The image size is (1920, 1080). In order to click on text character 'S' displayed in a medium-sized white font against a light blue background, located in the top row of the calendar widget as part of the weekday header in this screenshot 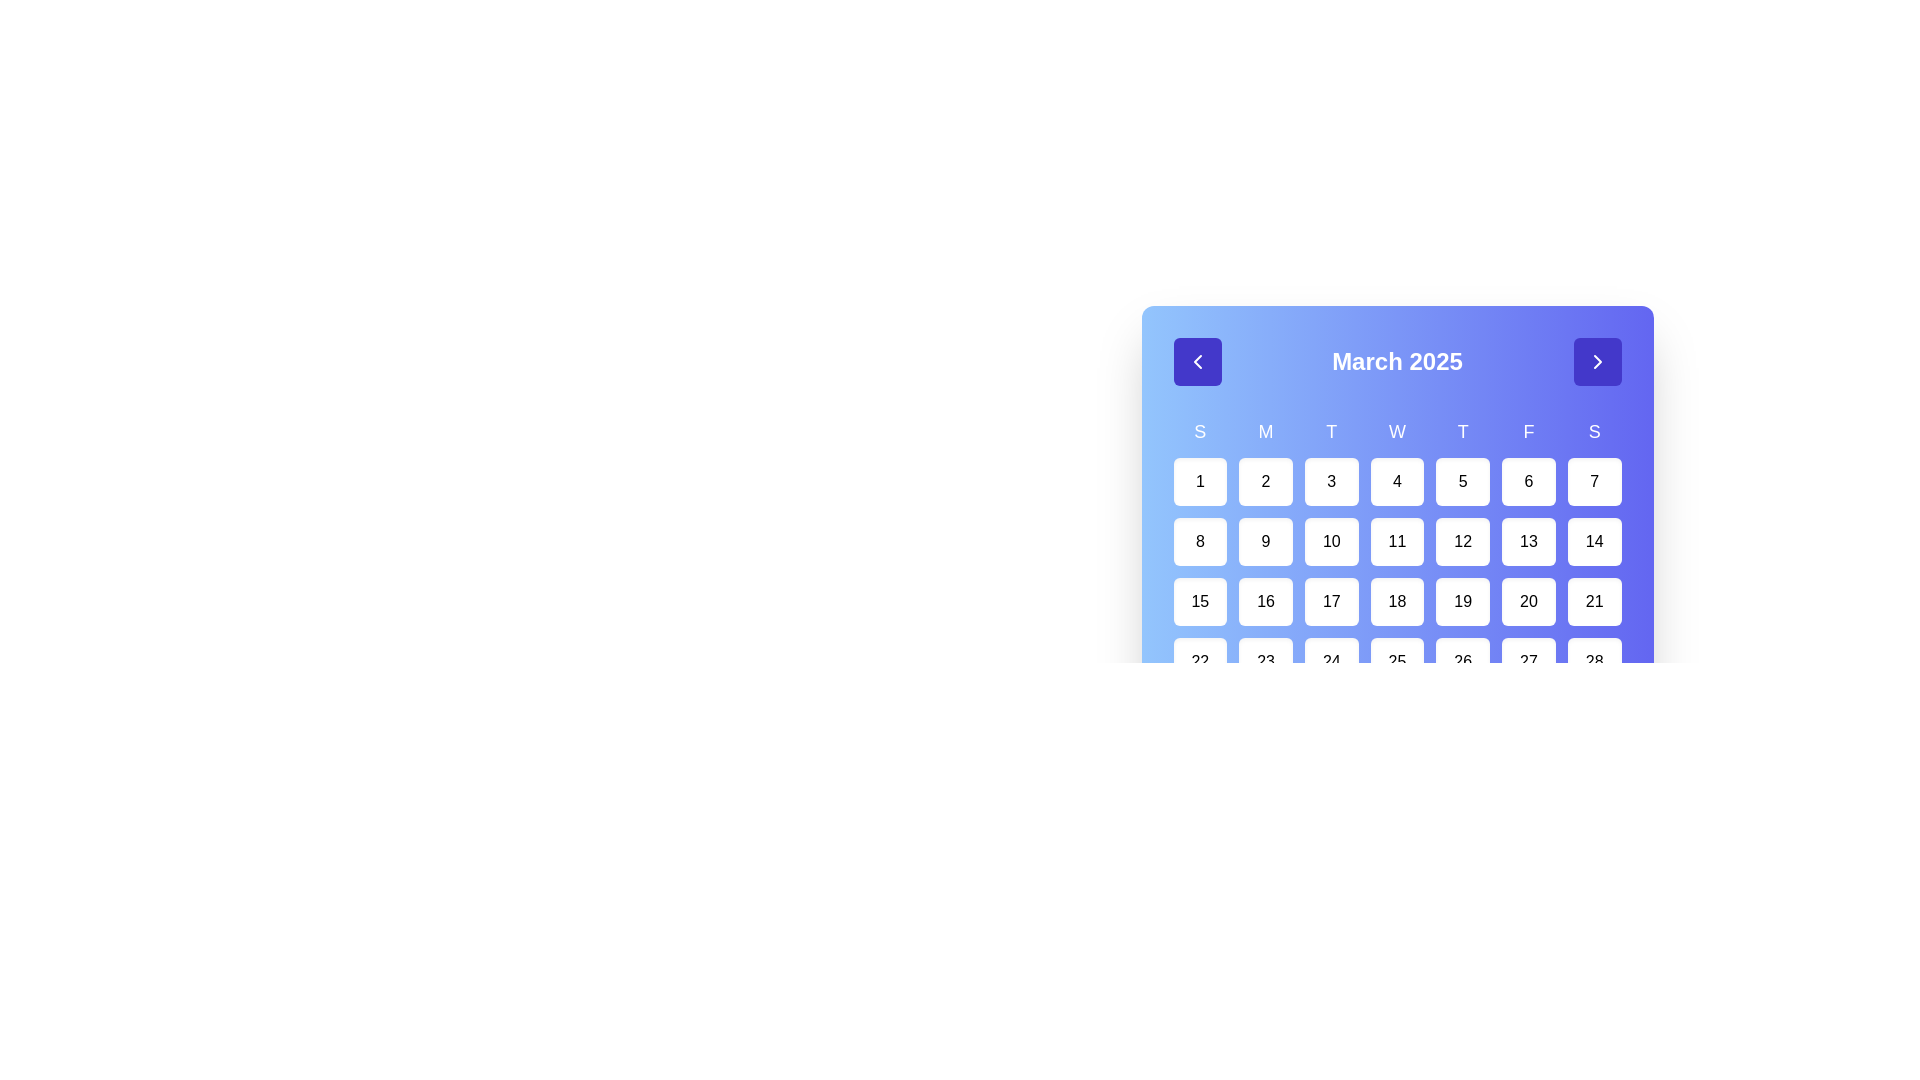, I will do `click(1200, 431)`.